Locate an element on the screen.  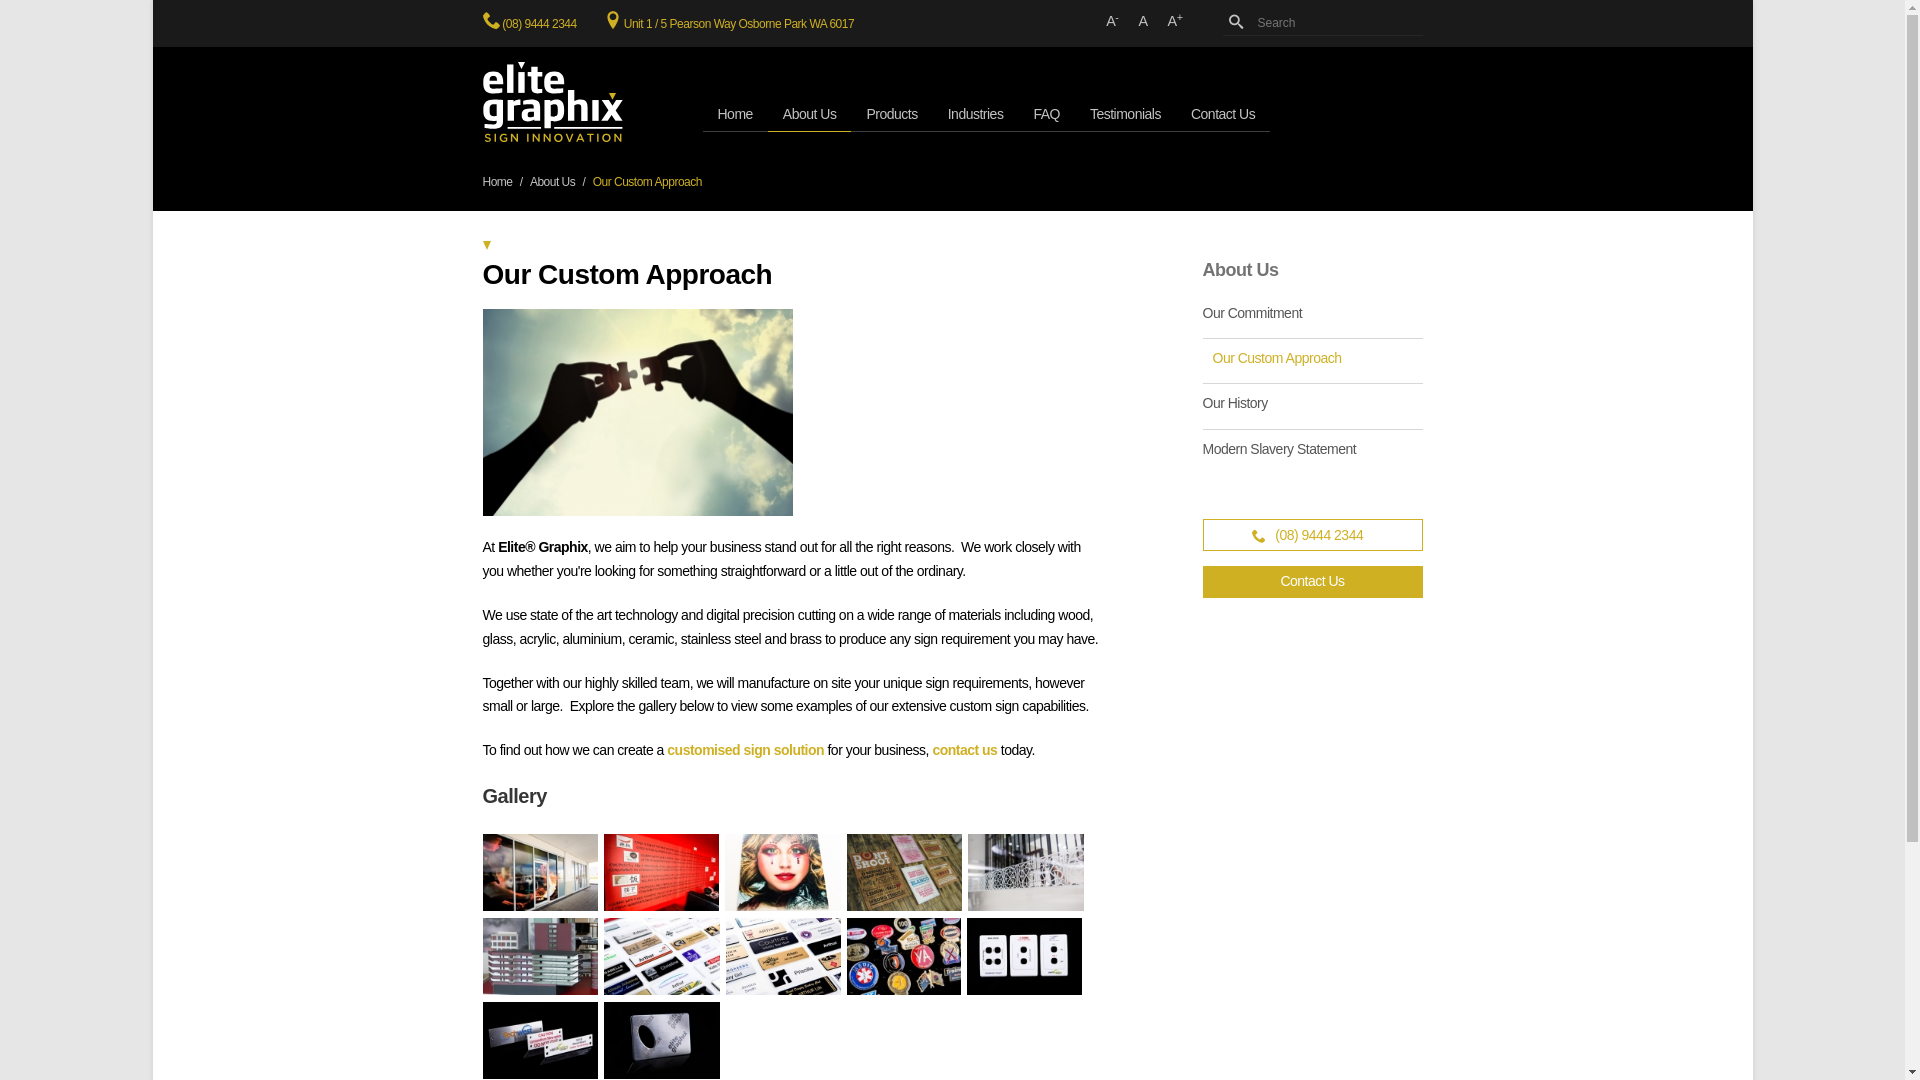
'Products' is located at coordinates (850, 114).